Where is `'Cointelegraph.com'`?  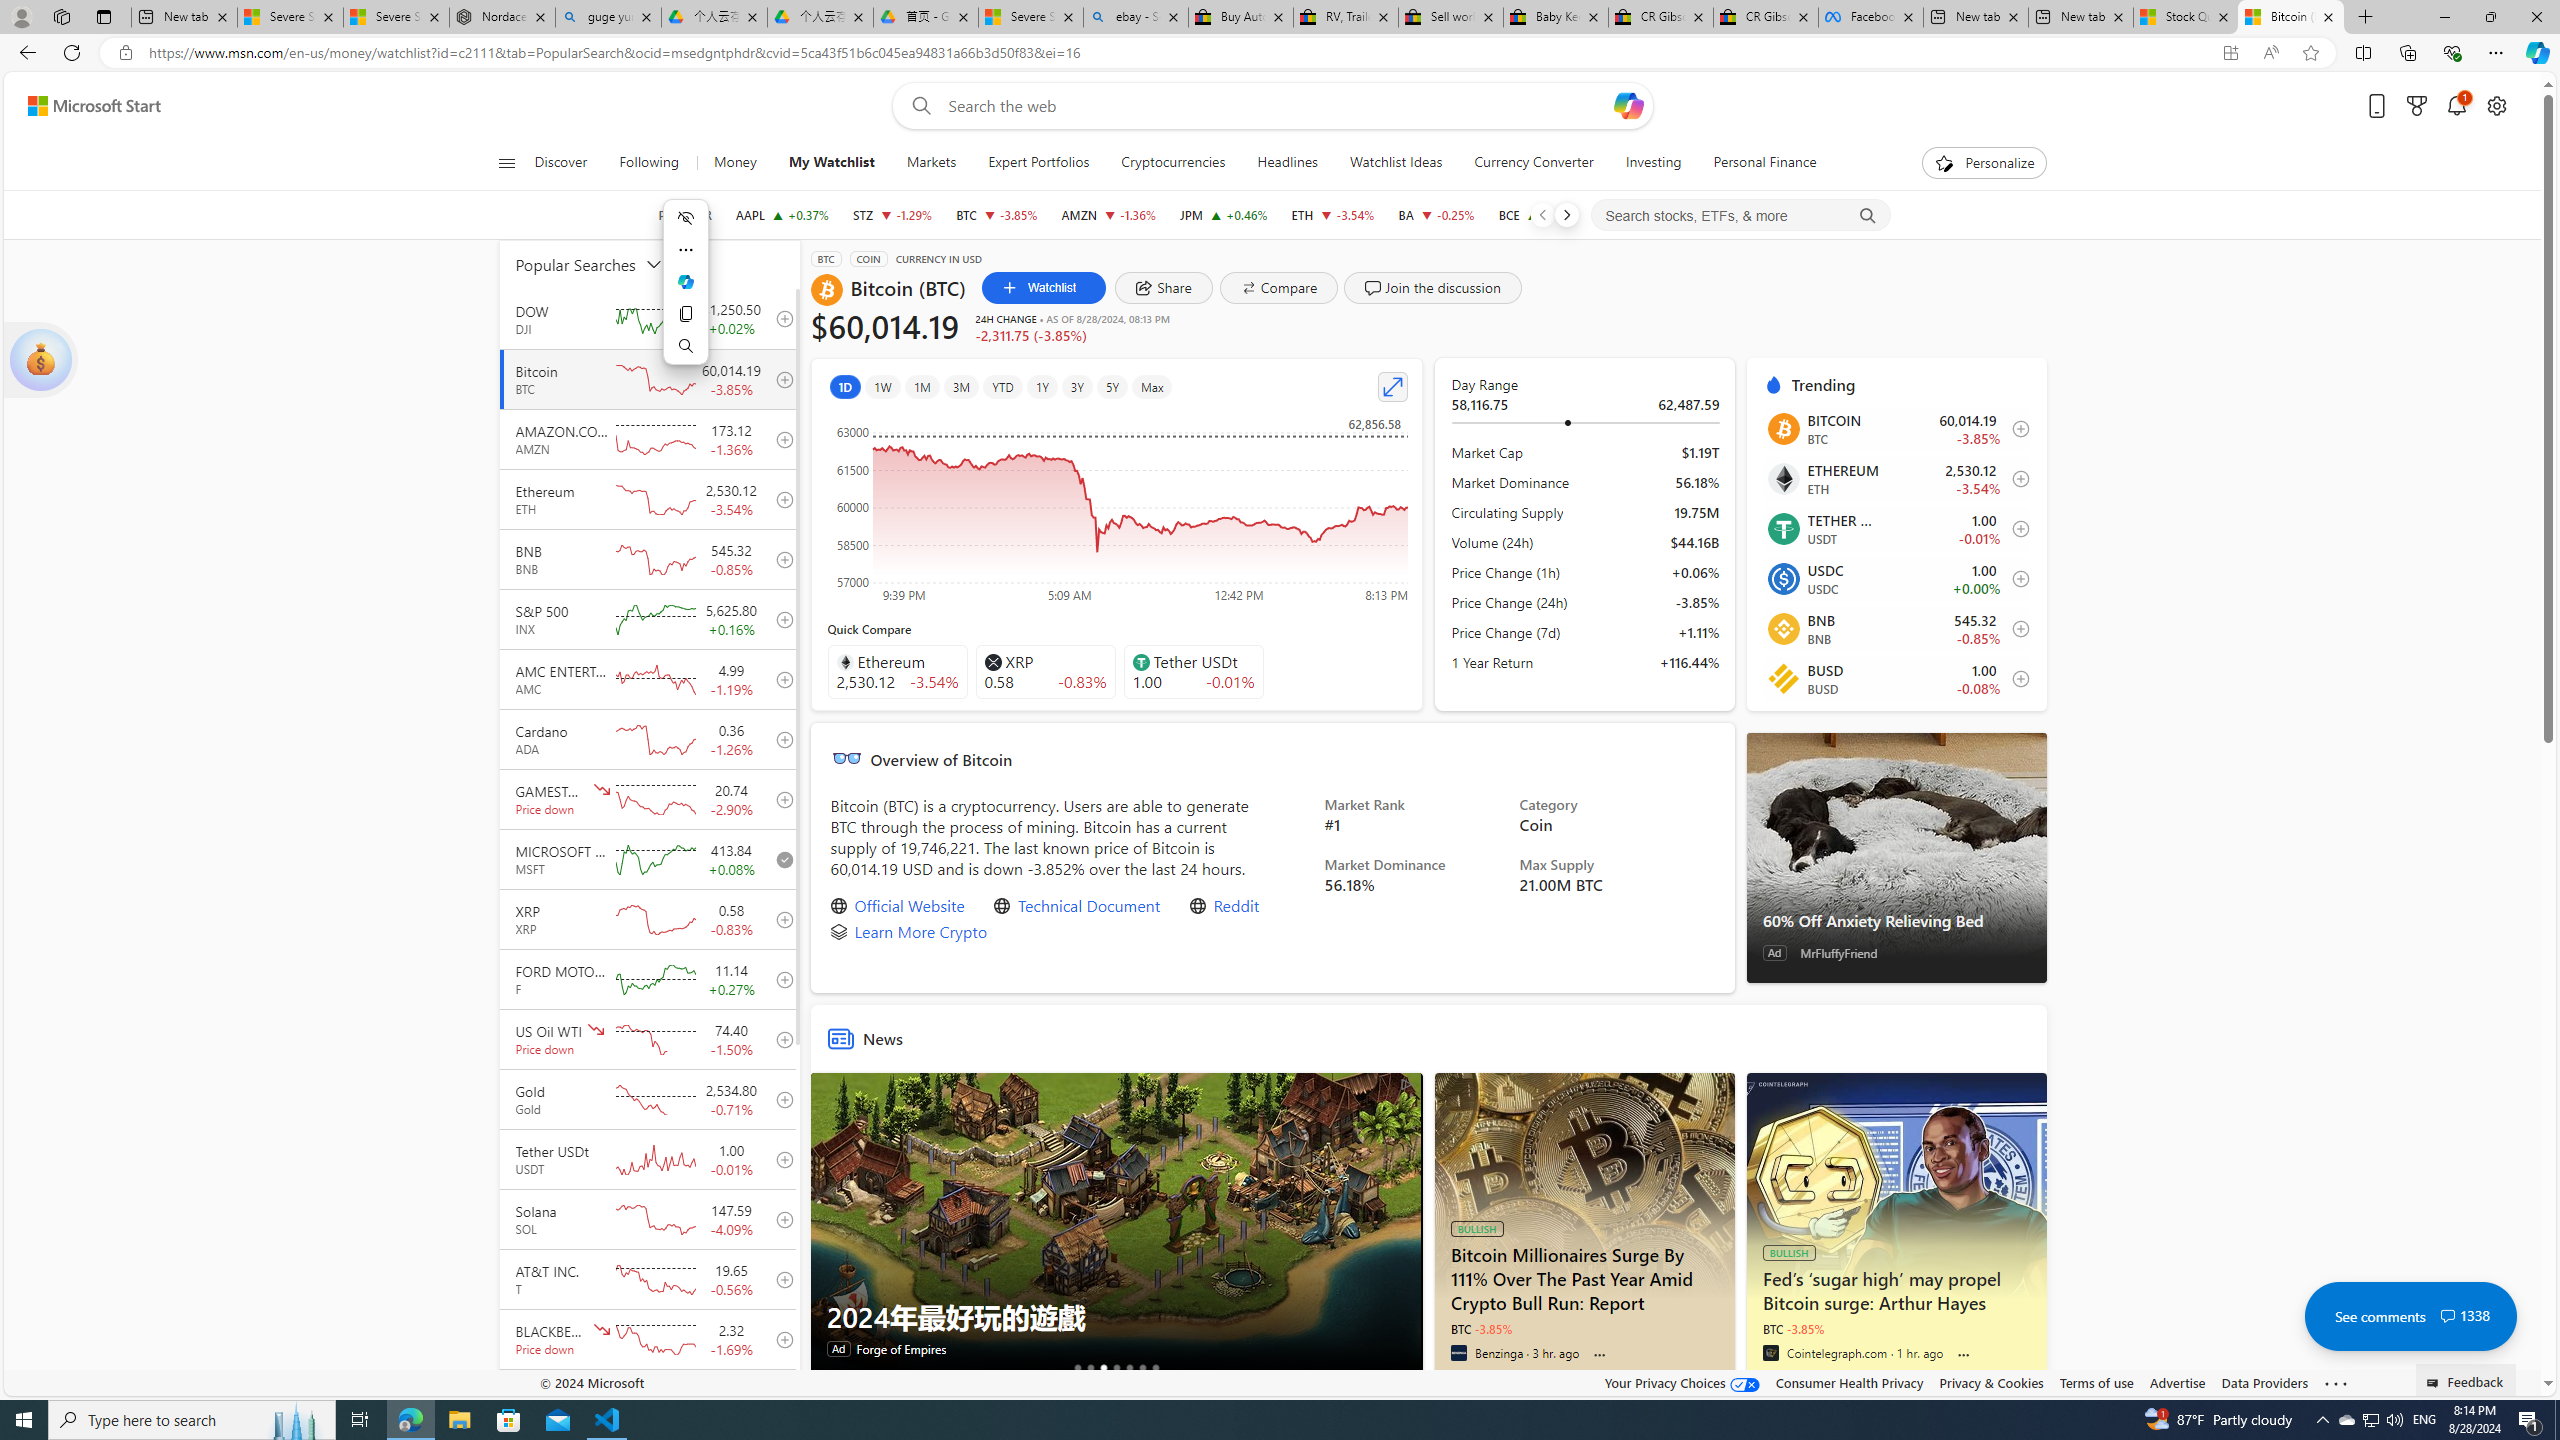 'Cointelegraph.com' is located at coordinates (1769, 1351).